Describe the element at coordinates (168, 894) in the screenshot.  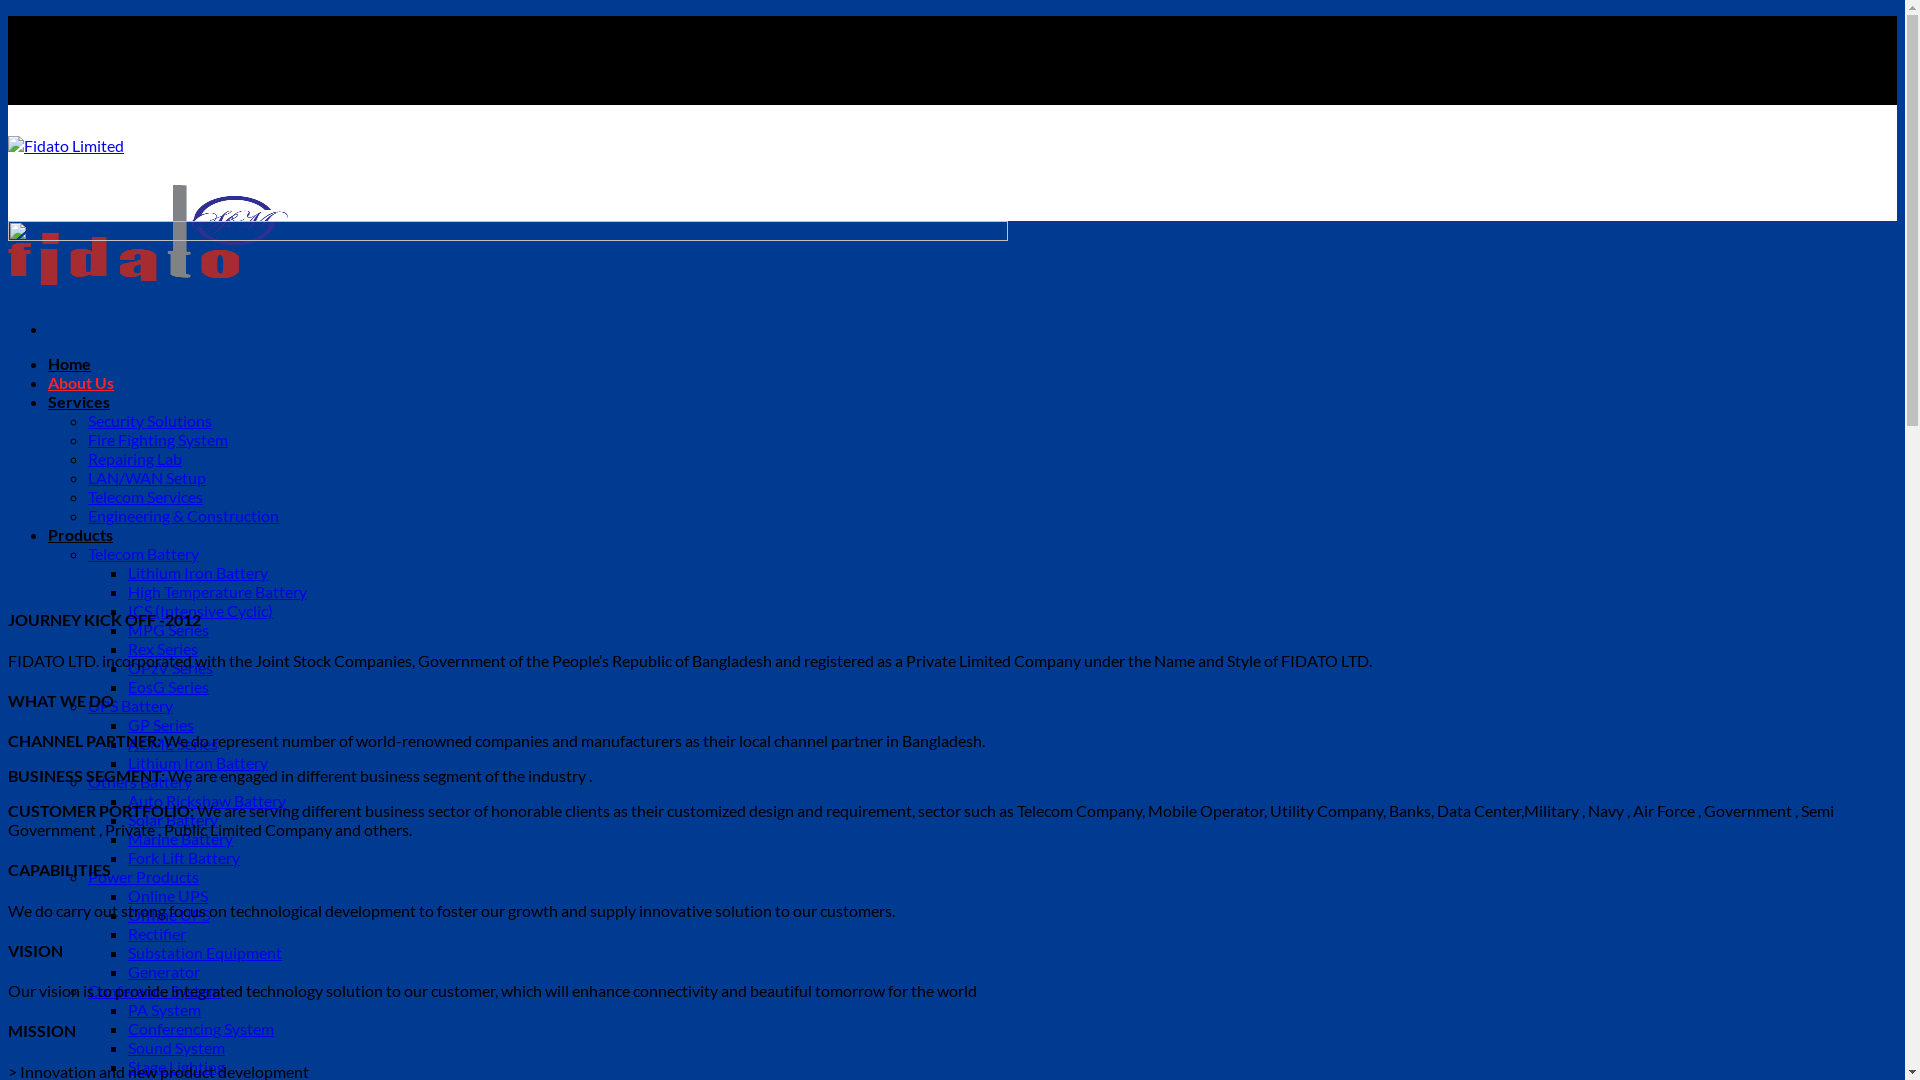
I see `'Online UPS'` at that location.